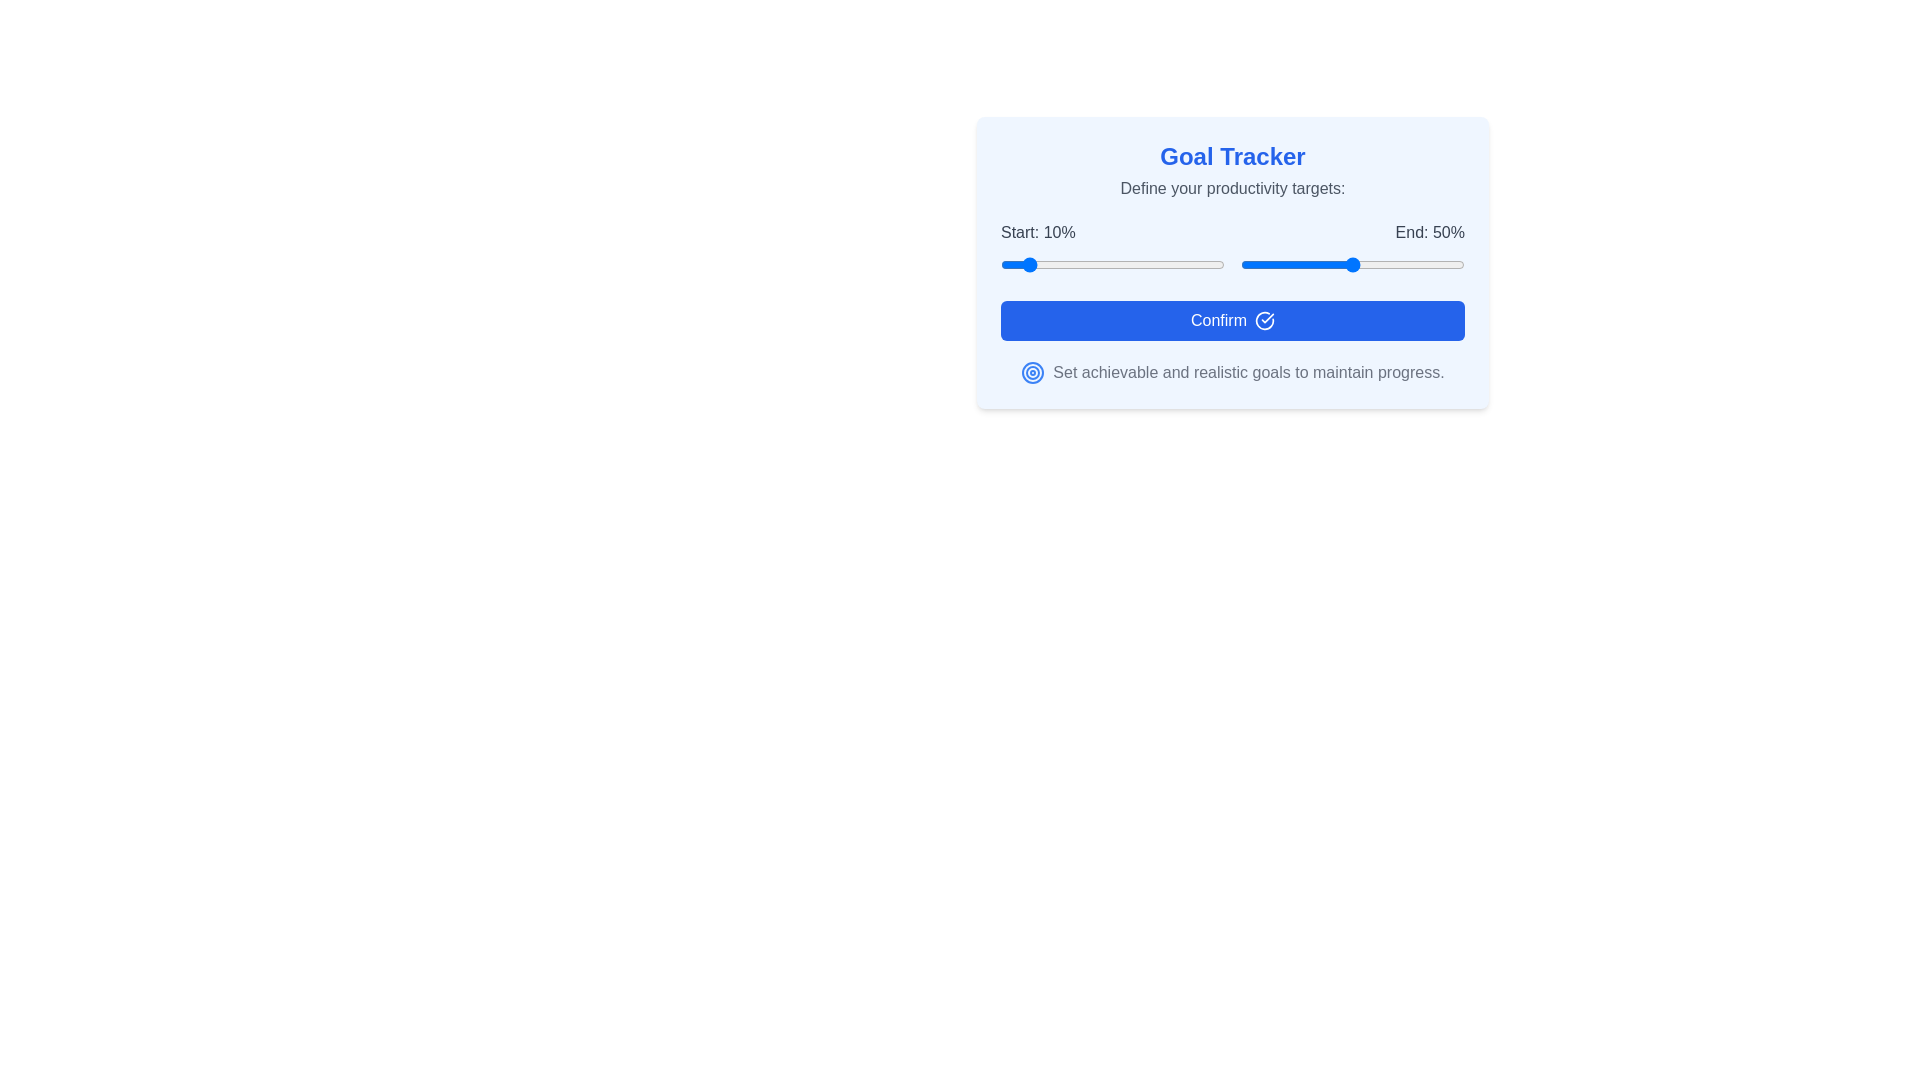 The image size is (1920, 1080). What do you see at coordinates (1038, 231) in the screenshot?
I see `the 'Start: 10%' text label, which is a gray colored label located on the left side of the slider interface` at bounding box center [1038, 231].